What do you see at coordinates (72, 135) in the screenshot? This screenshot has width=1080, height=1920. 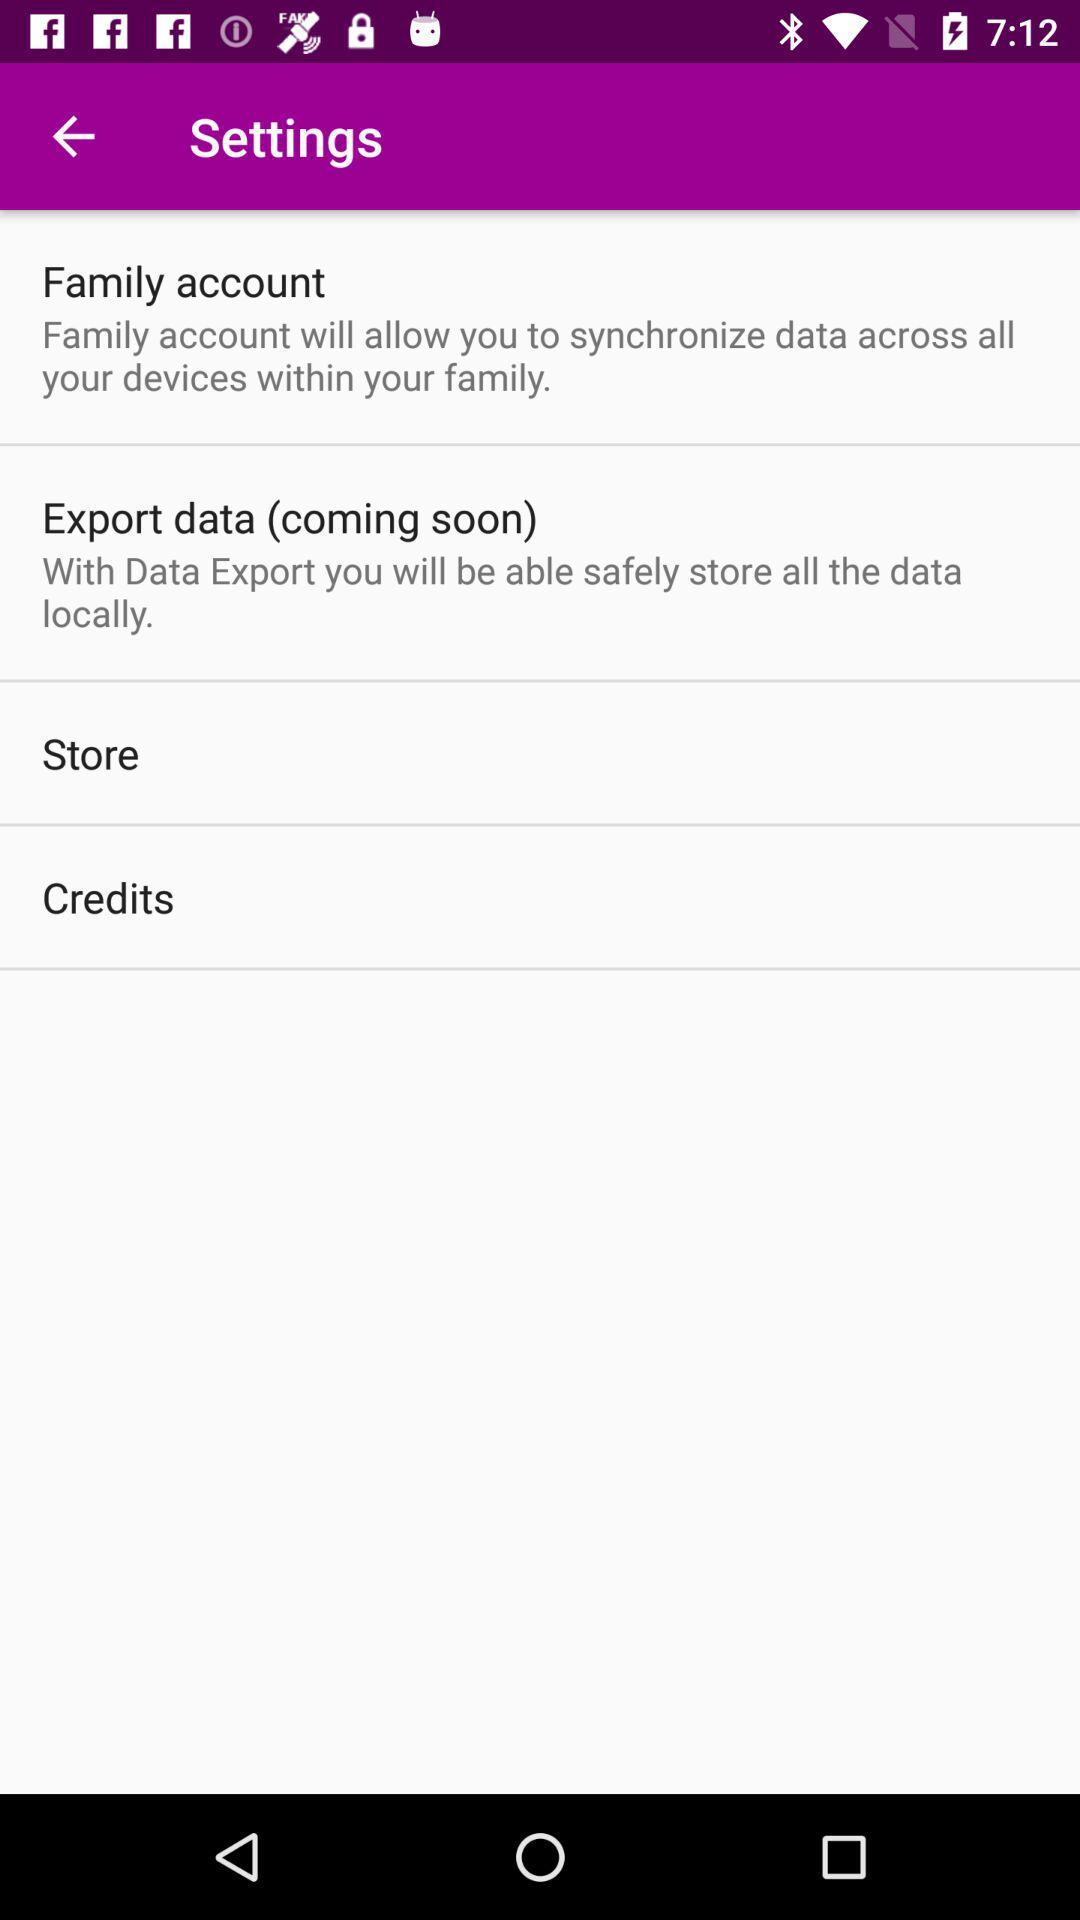 I see `icon above the family account item` at bounding box center [72, 135].